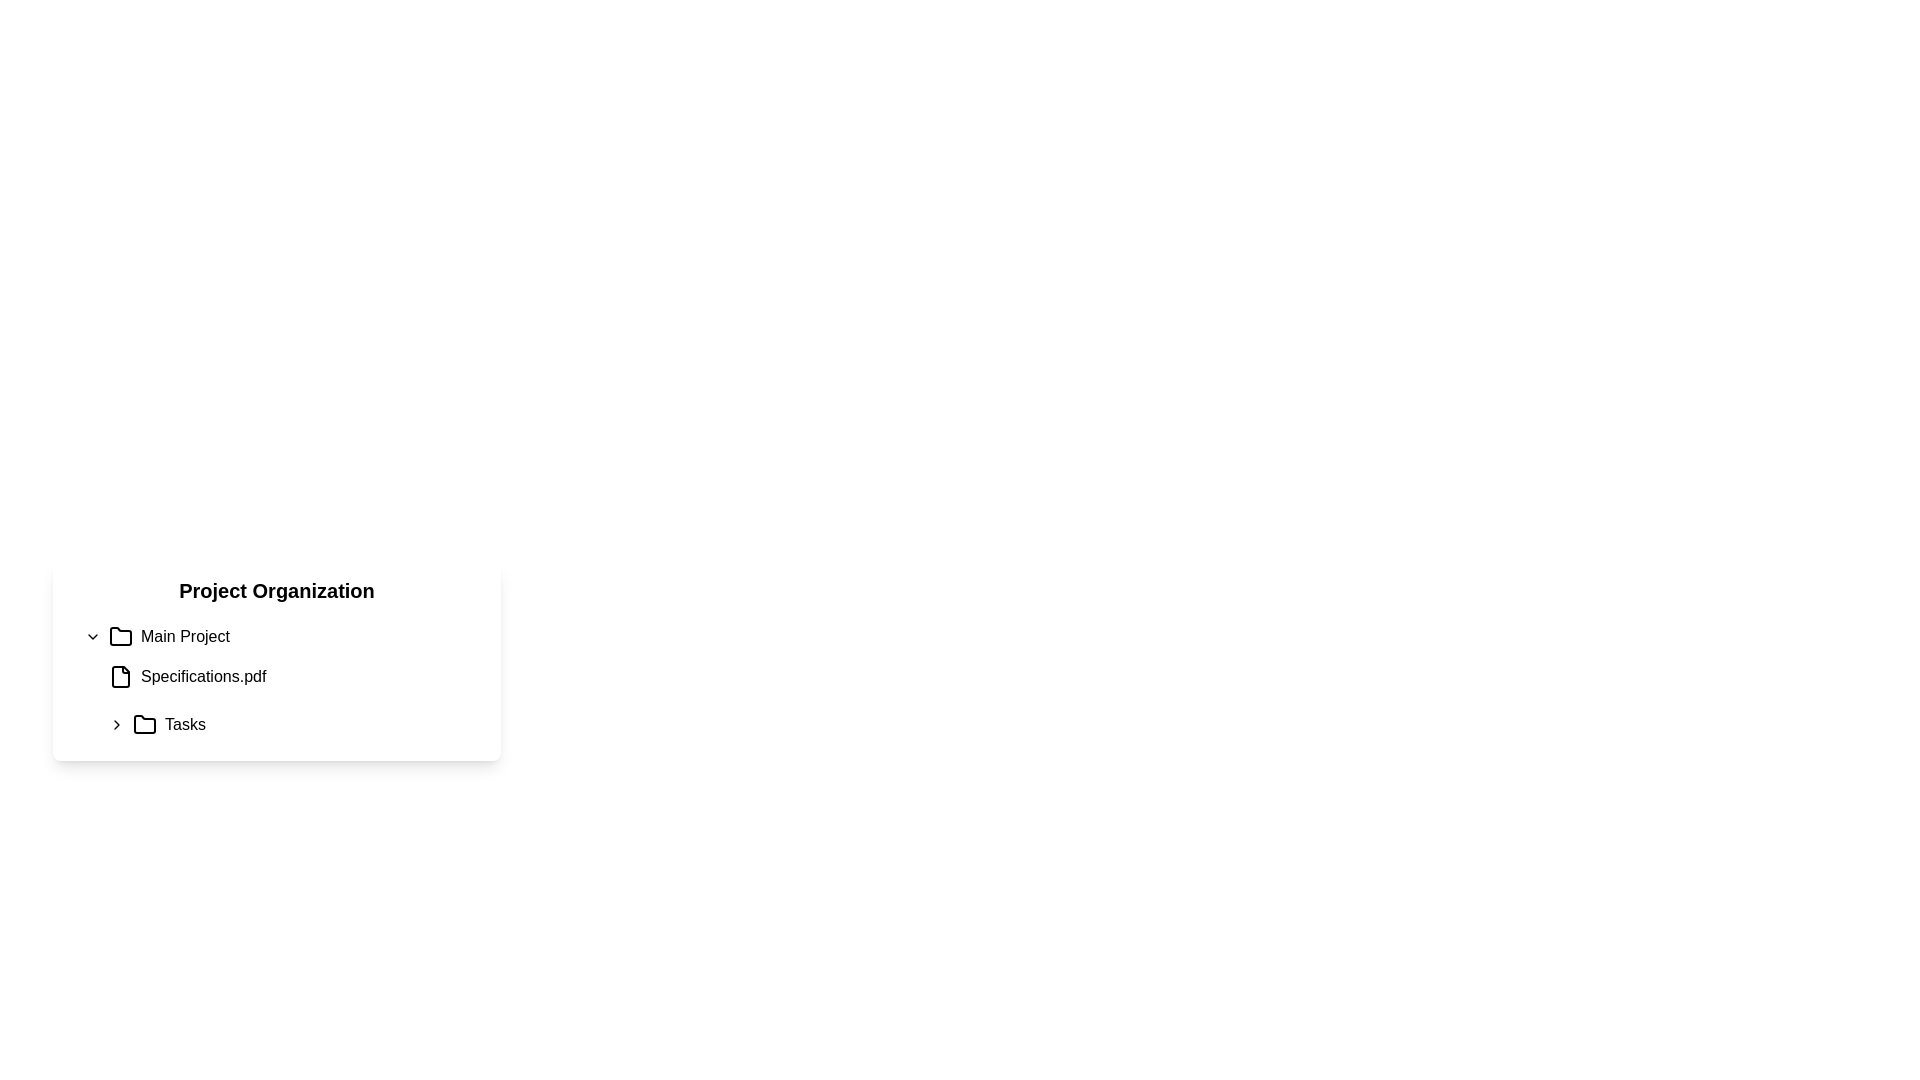 The image size is (1920, 1080). I want to click on the folder icon next to 'Main Project' under the 'Project Organization' heading, so click(143, 724).